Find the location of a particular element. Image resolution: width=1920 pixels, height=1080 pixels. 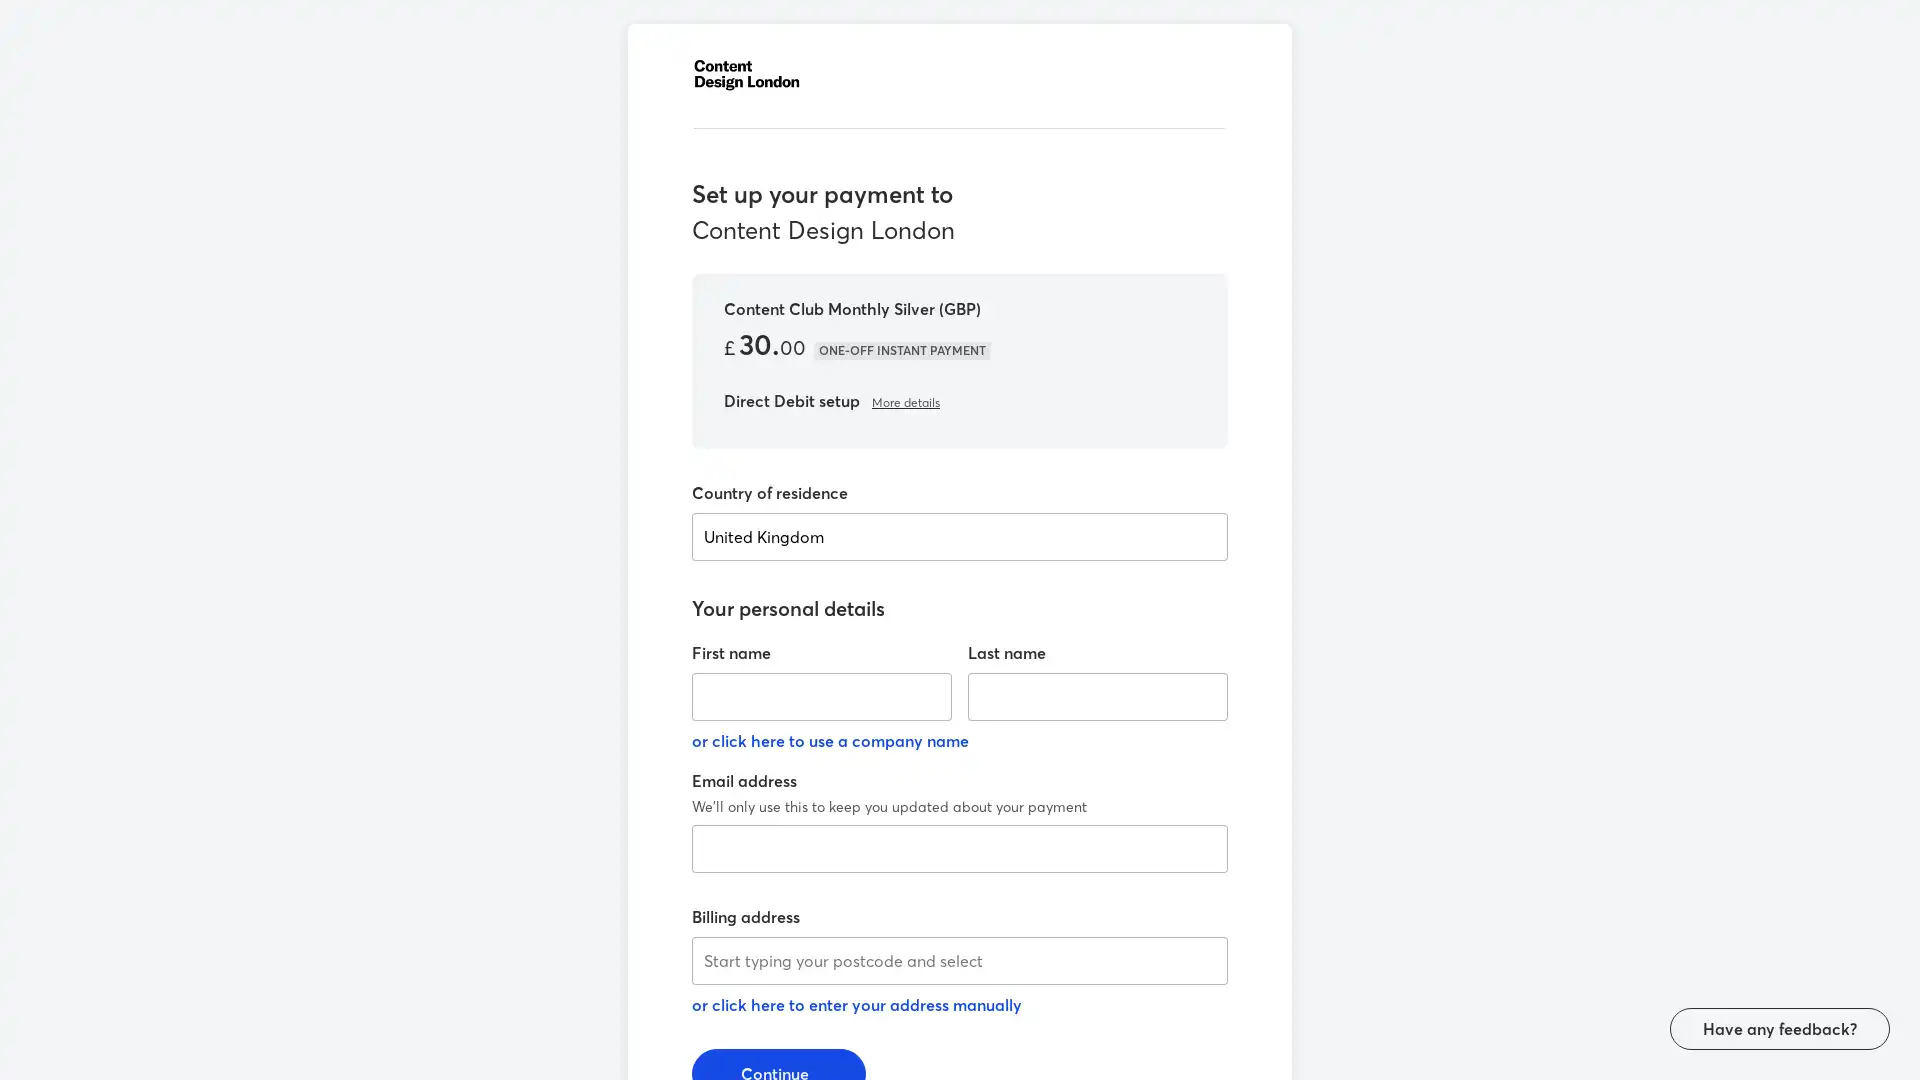

or click here to use a company name is located at coordinates (830, 736).